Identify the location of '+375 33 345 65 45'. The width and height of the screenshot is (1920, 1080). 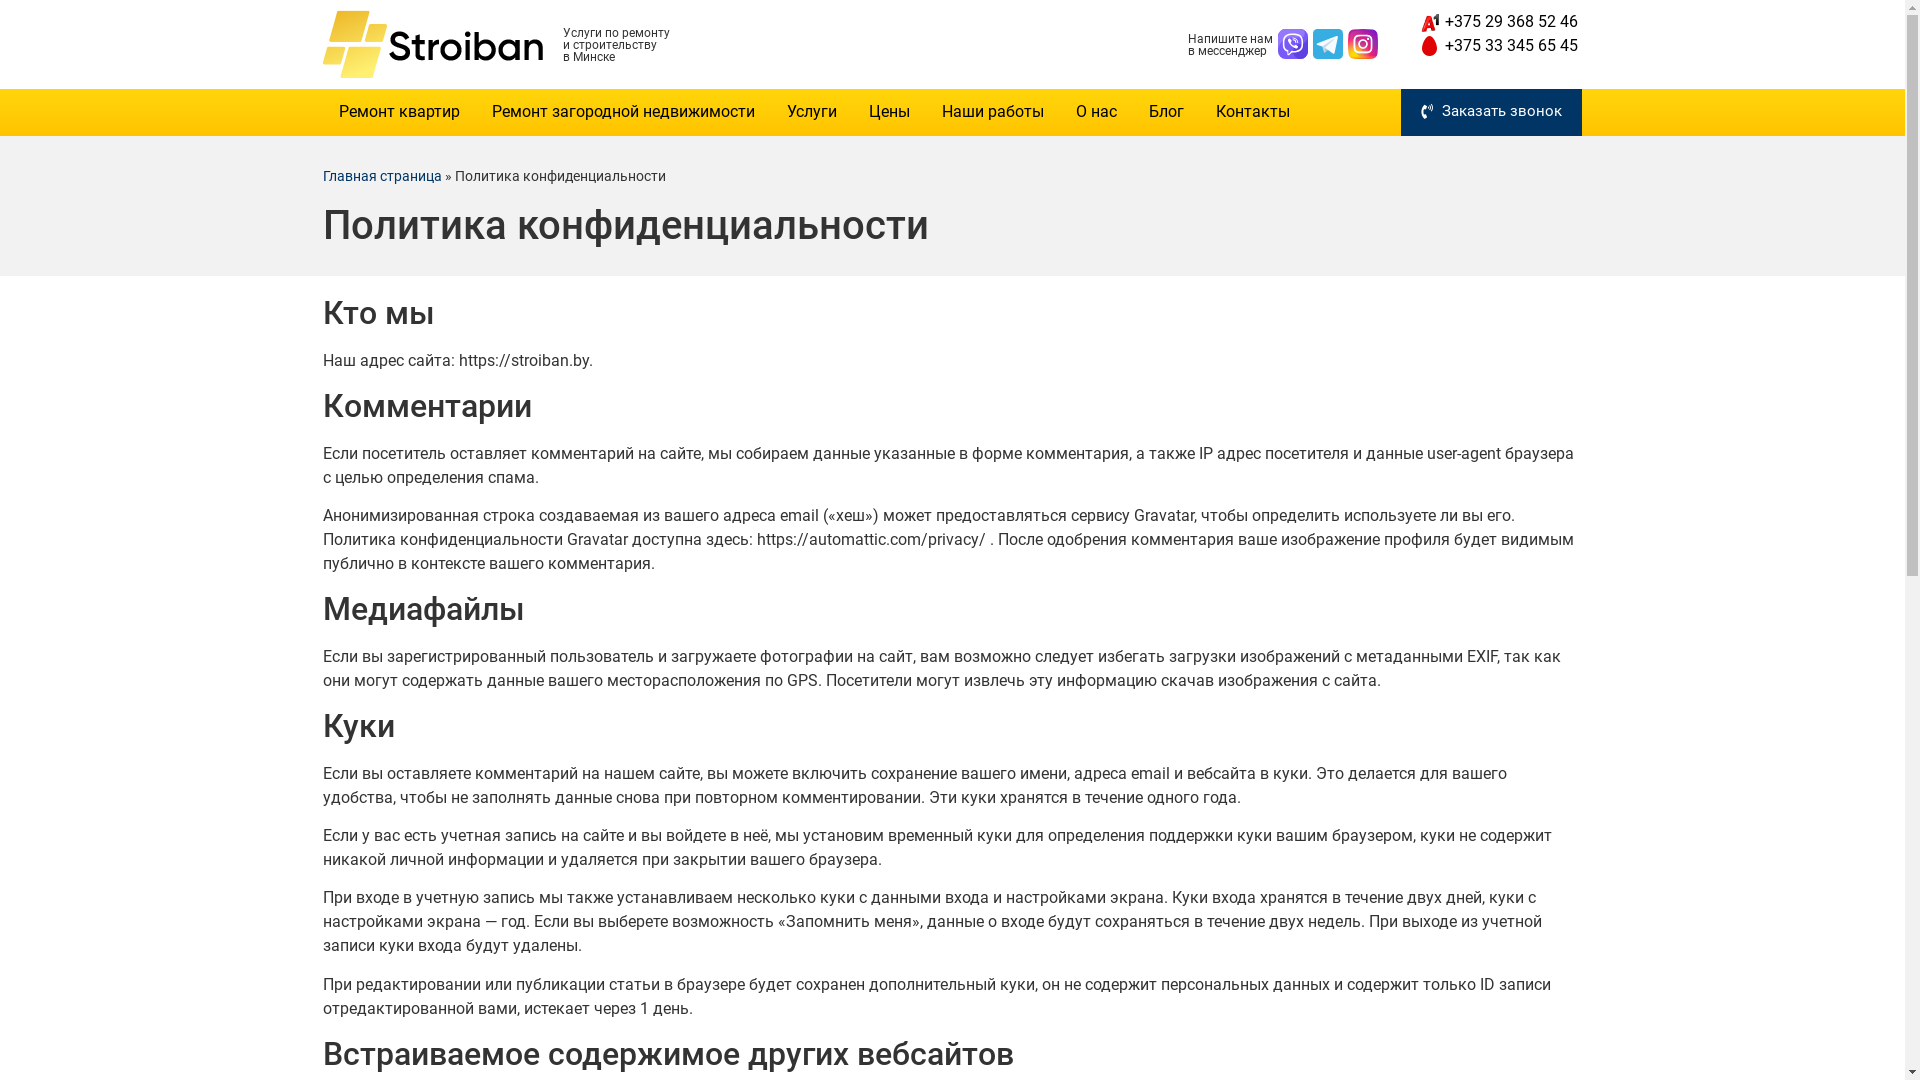
(1497, 45).